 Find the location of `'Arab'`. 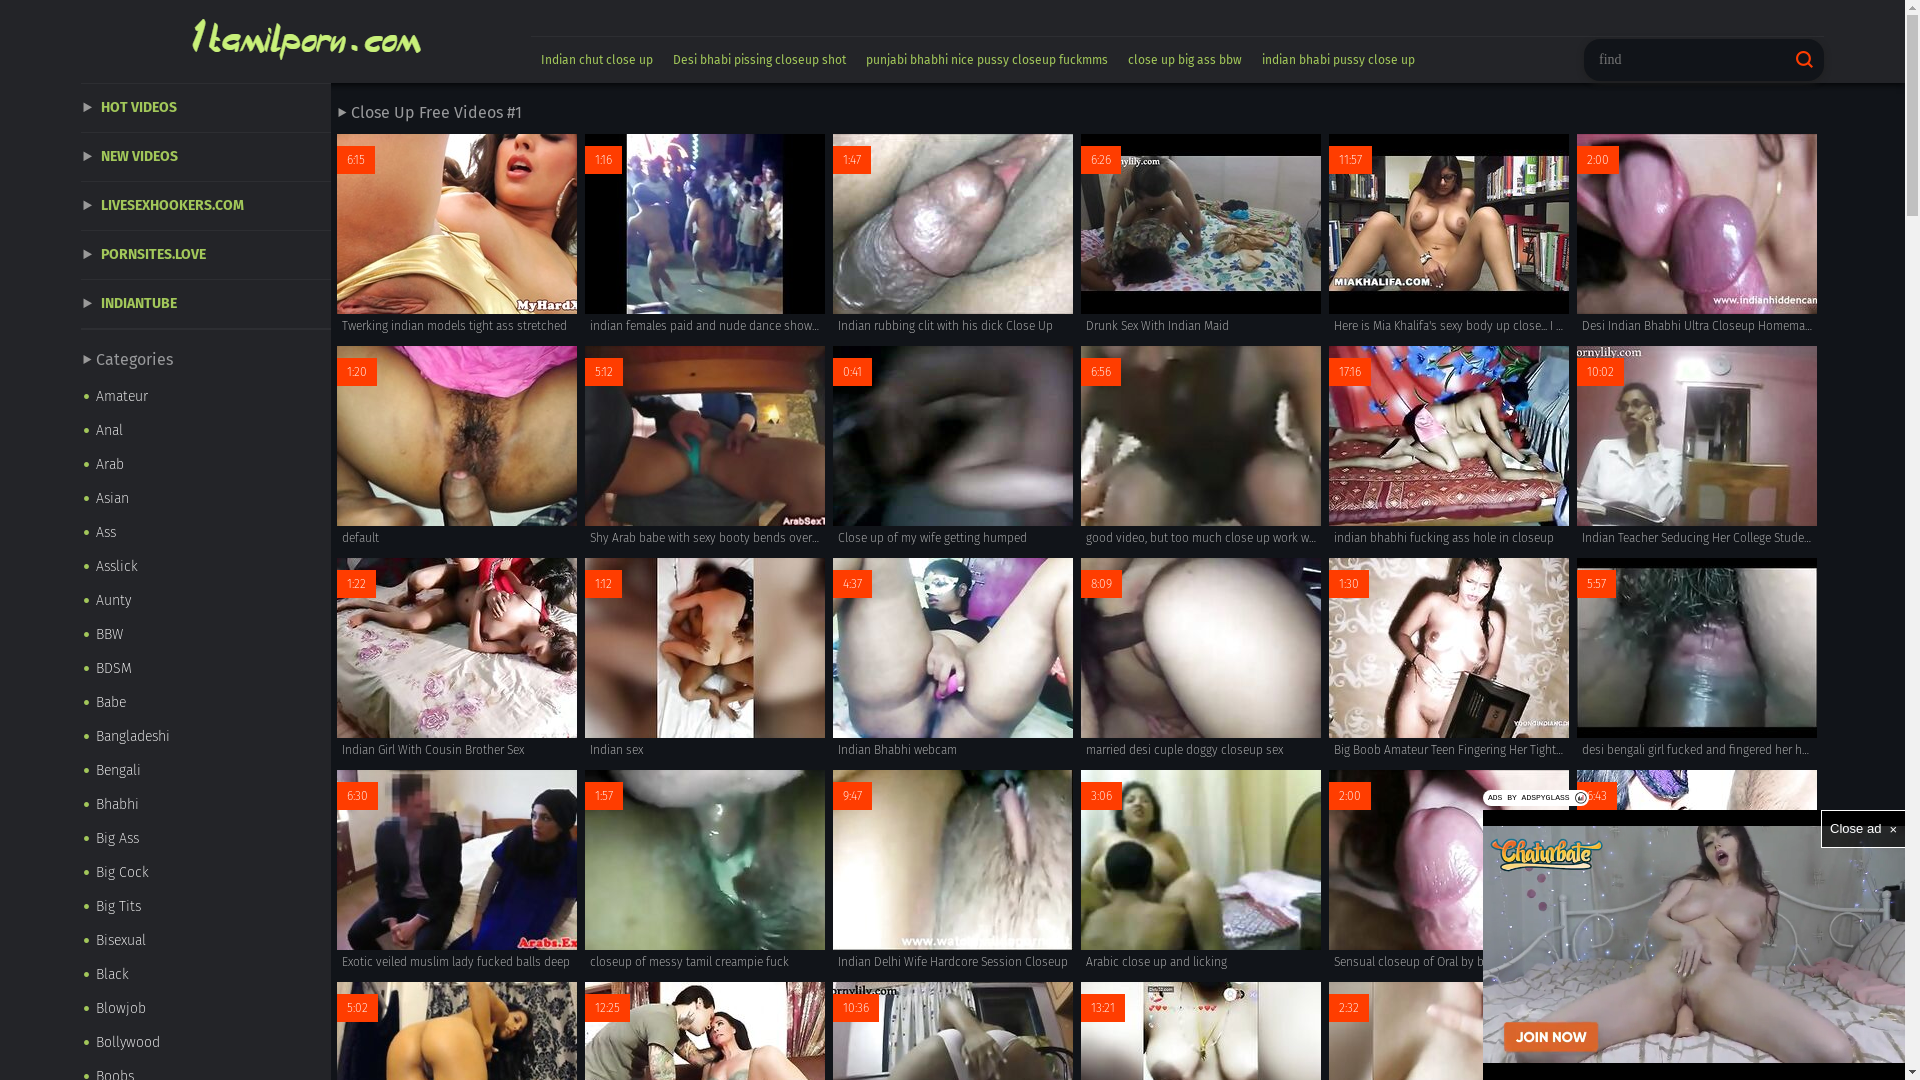

'Arab' is located at coordinates (206, 465).